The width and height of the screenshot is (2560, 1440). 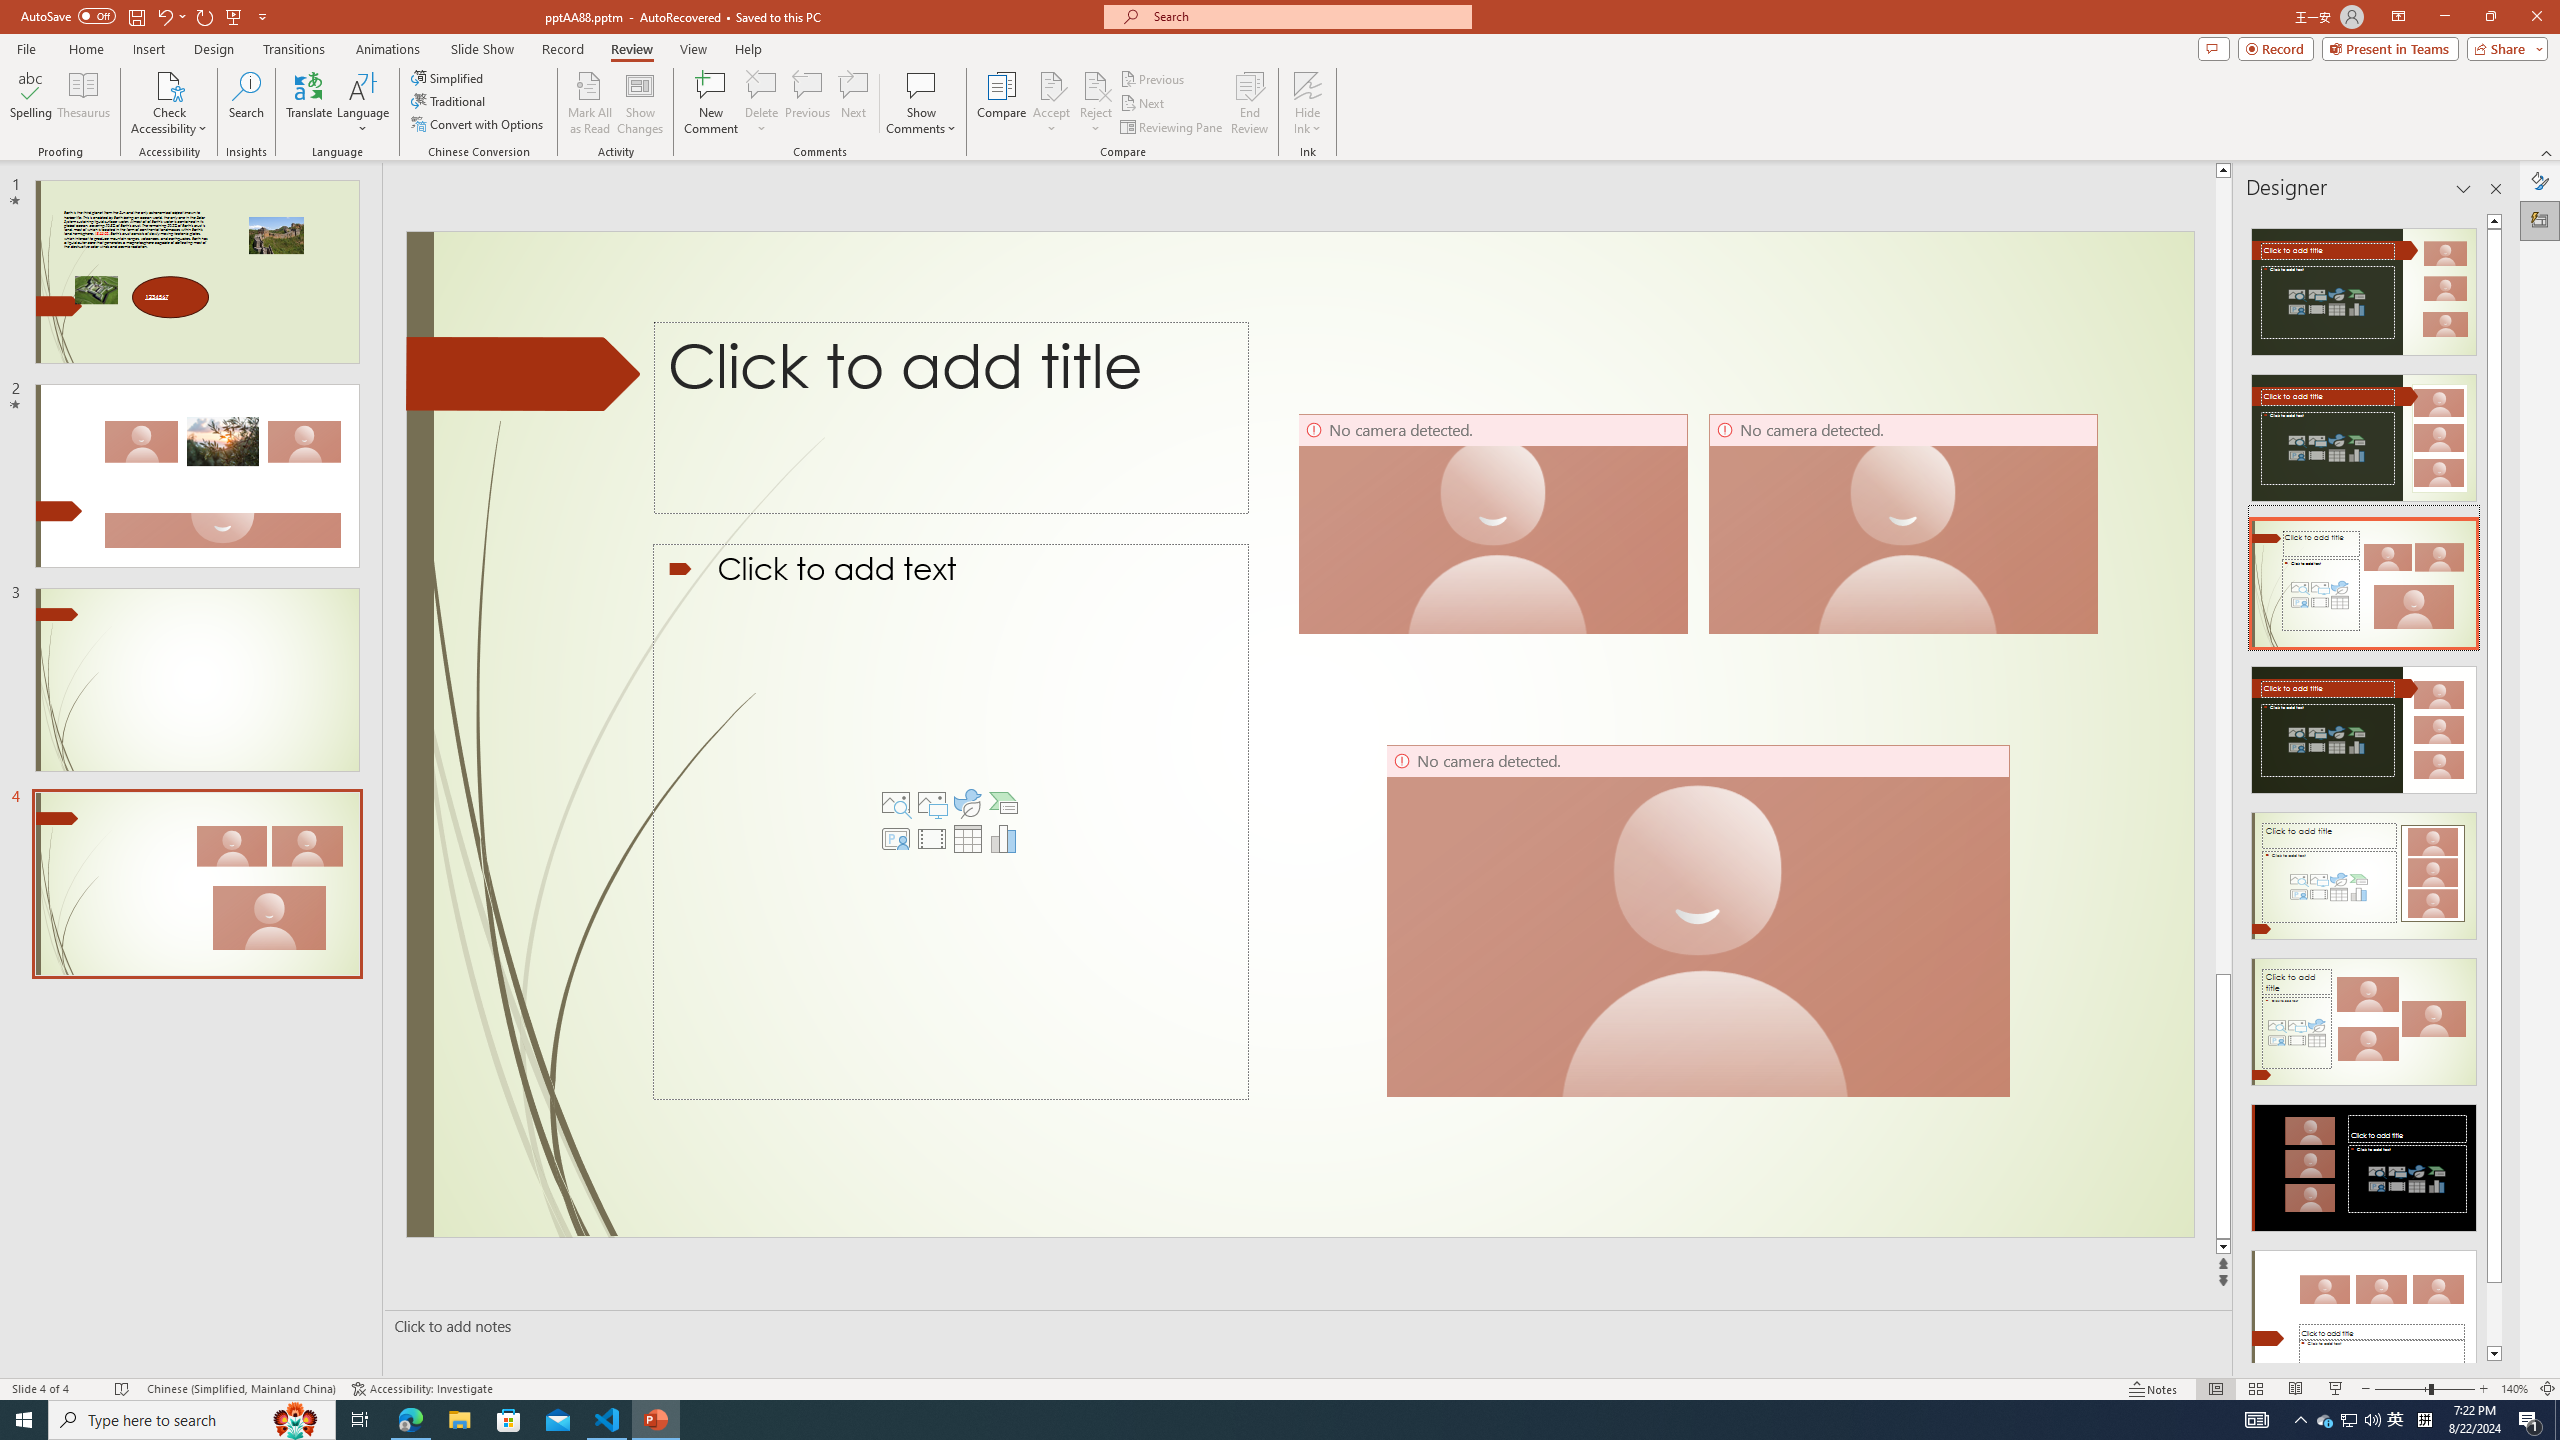 I want to click on 'Insert Cameo', so click(x=896, y=838).